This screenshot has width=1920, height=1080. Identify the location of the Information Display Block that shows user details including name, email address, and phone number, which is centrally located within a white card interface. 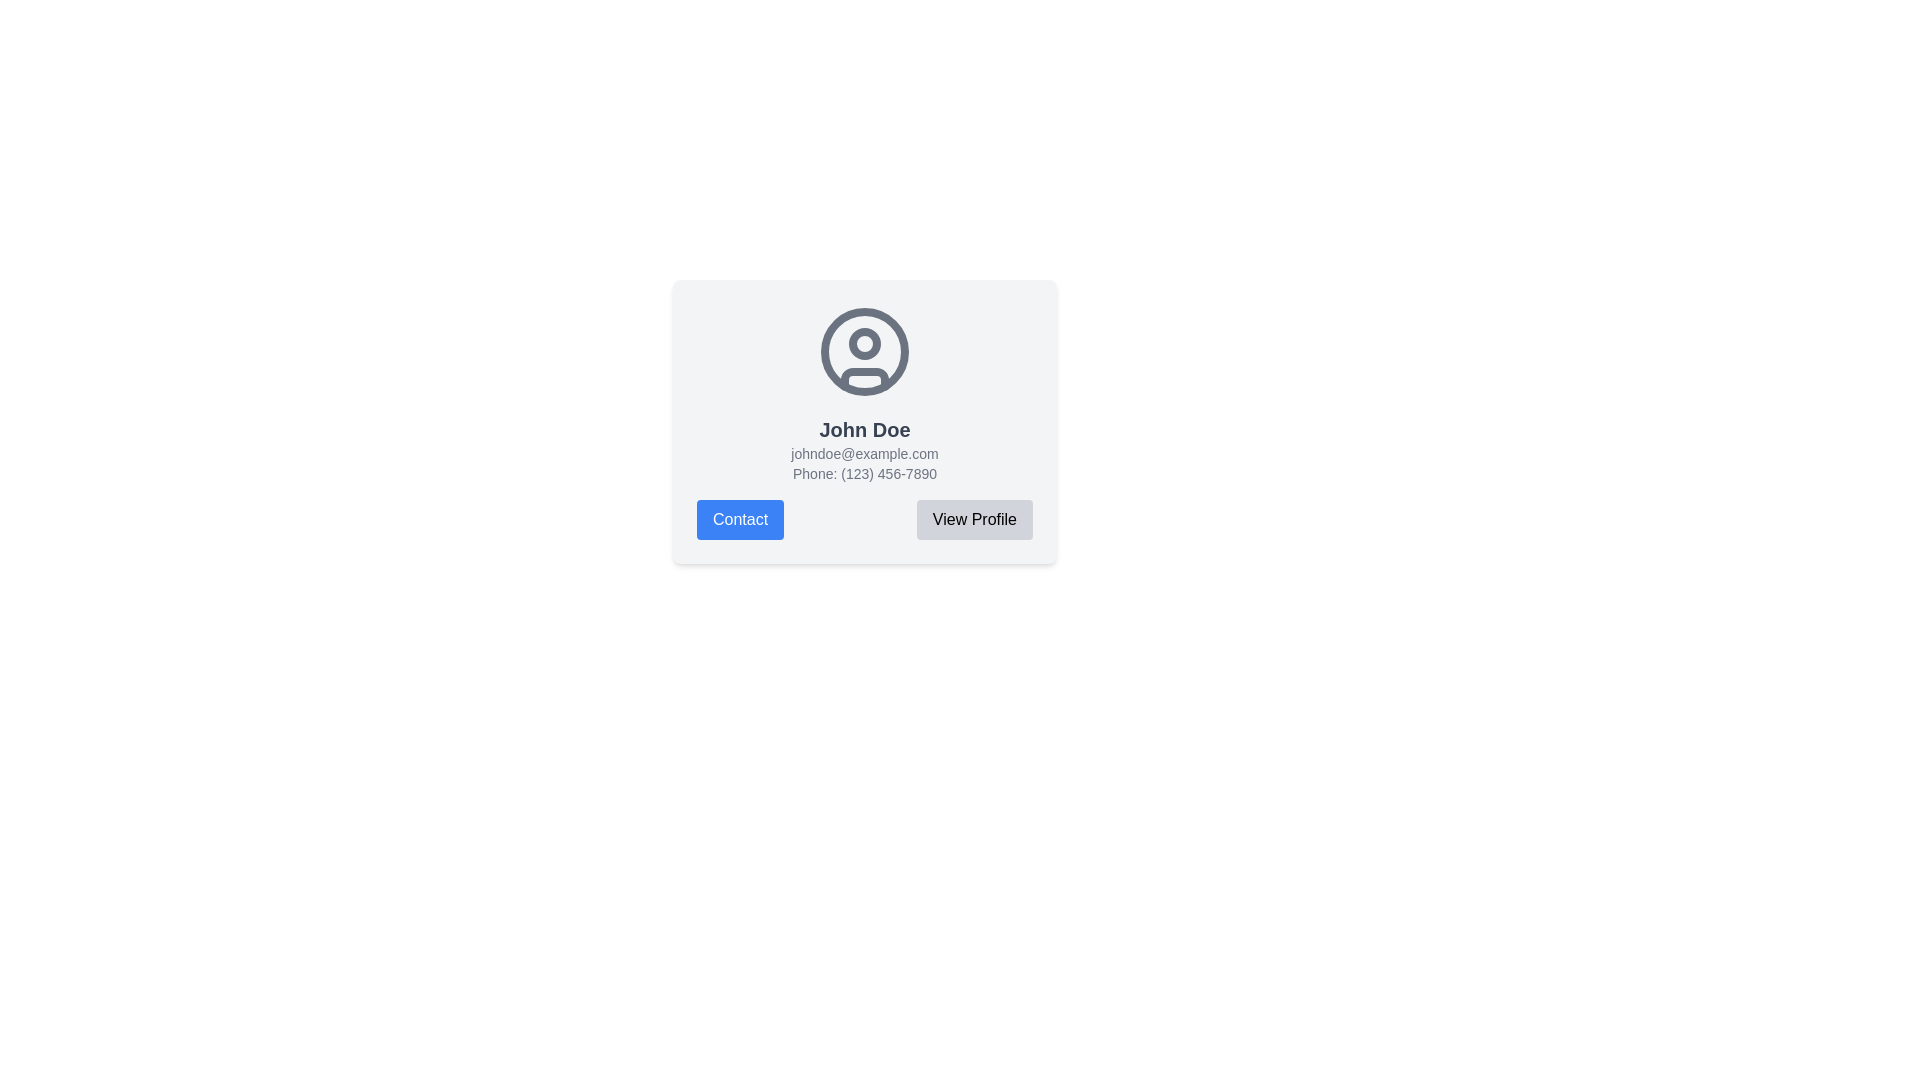
(864, 393).